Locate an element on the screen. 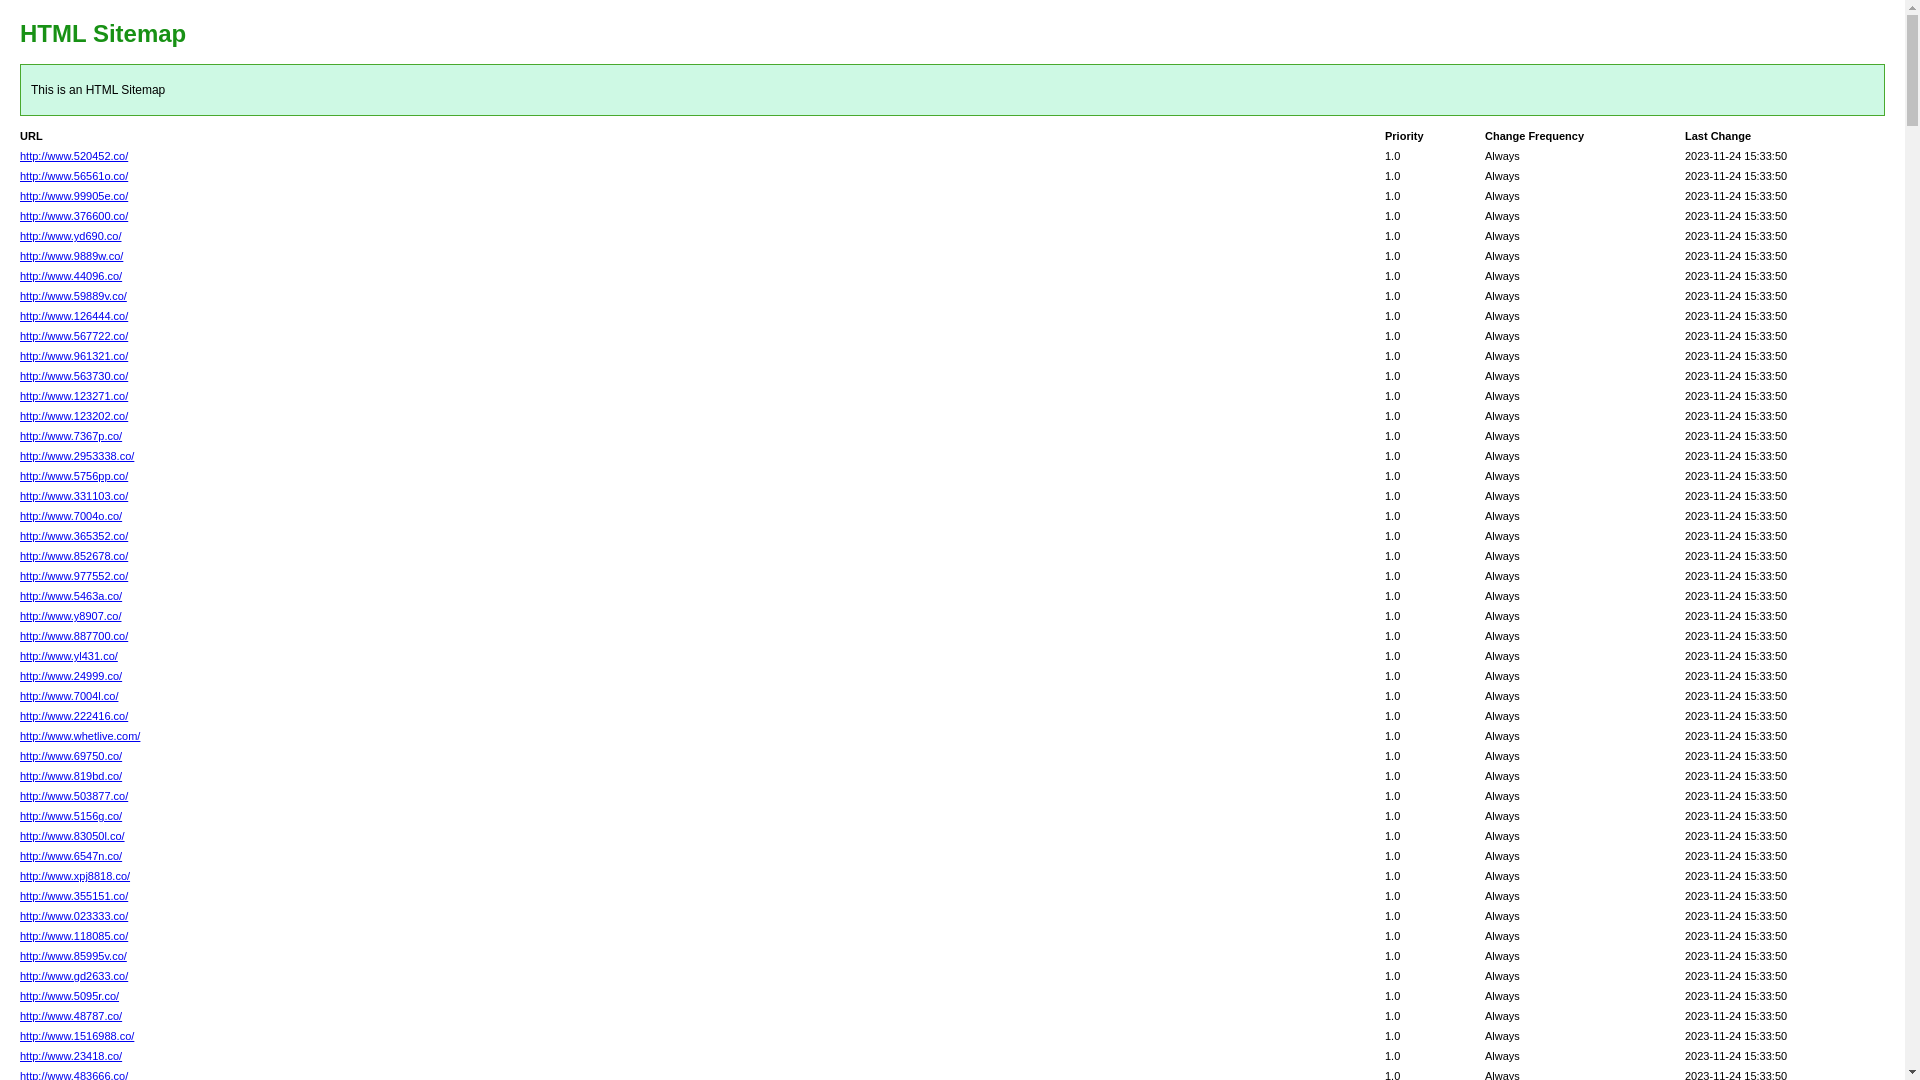  'http://www.126444.co/' is located at coordinates (73, 315).